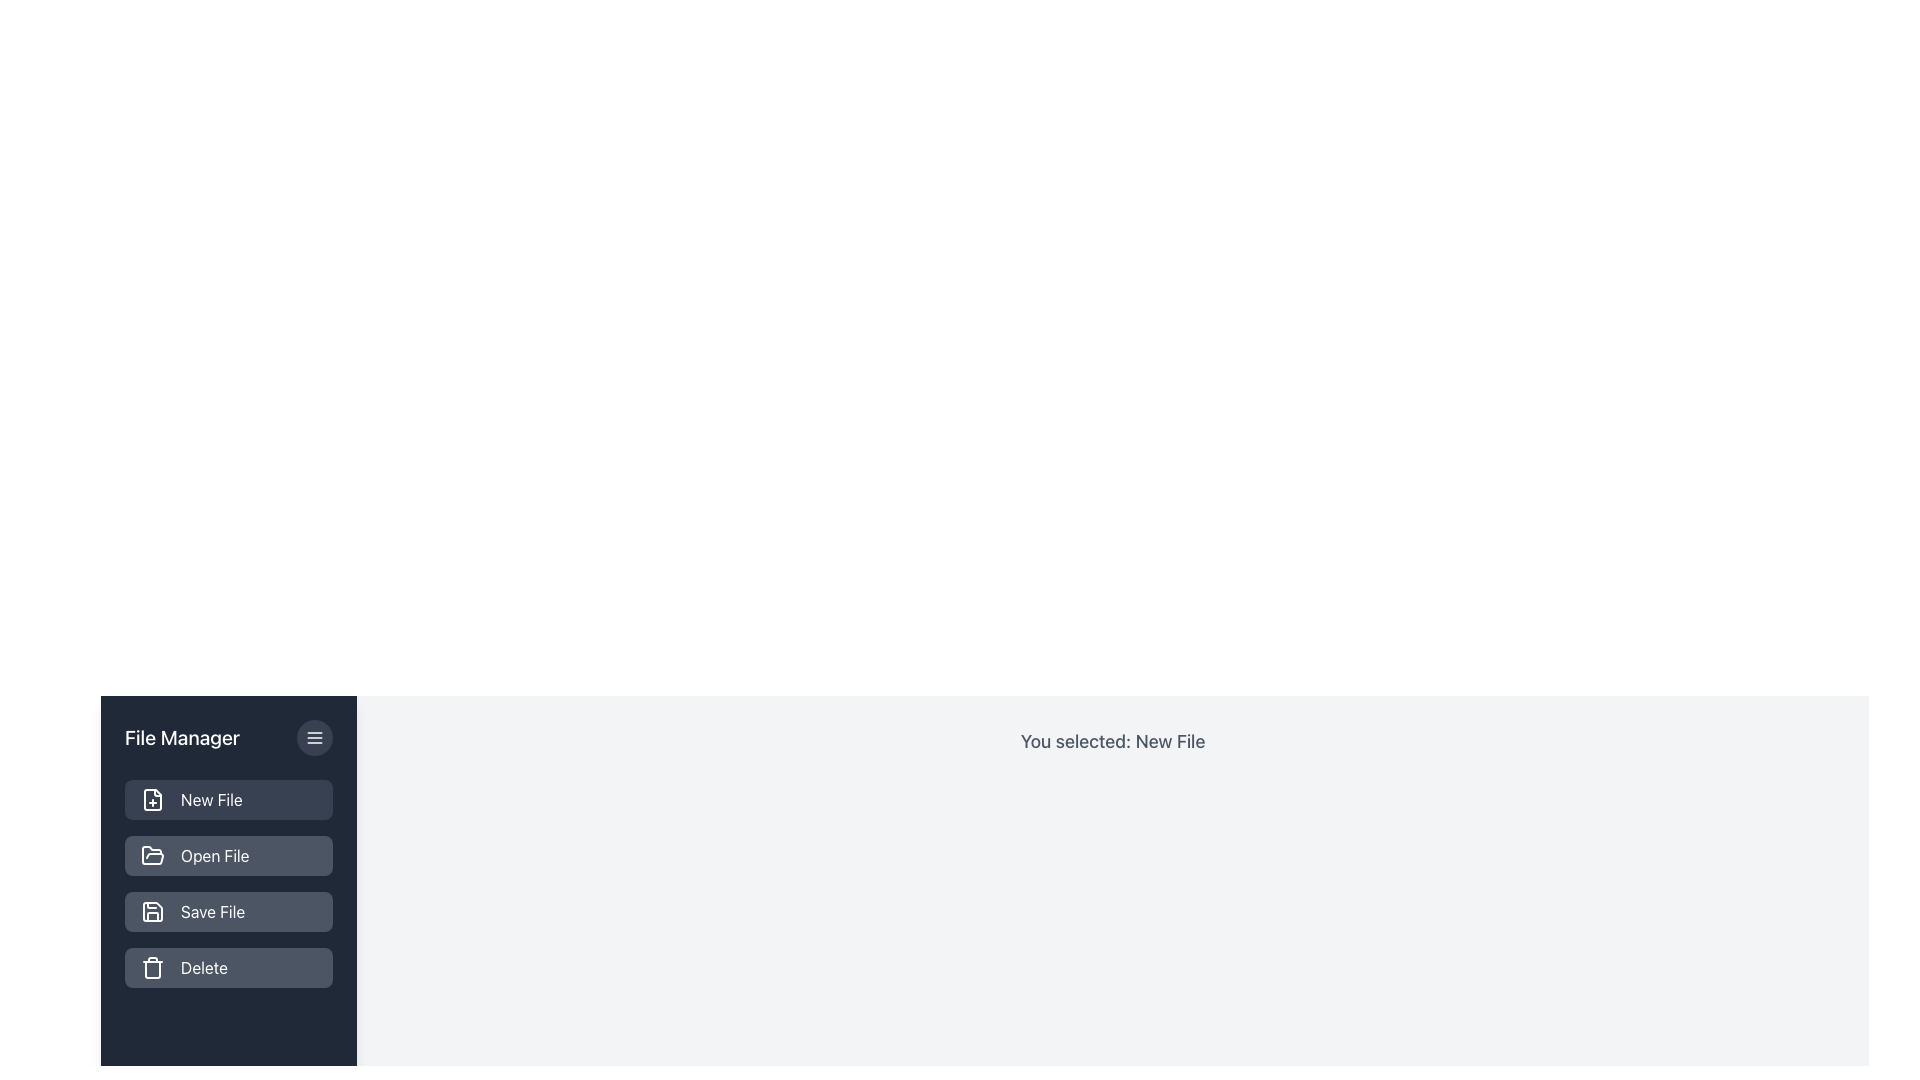 The width and height of the screenshot is (1920, 1080). What do you see at coordinates (152, 855) in the screenshot?
I see `the 'Open File' button which contains an icon resembling an open folder, located in a vertical stack of buttons in the sidebar` at bounding box center [152, 855].